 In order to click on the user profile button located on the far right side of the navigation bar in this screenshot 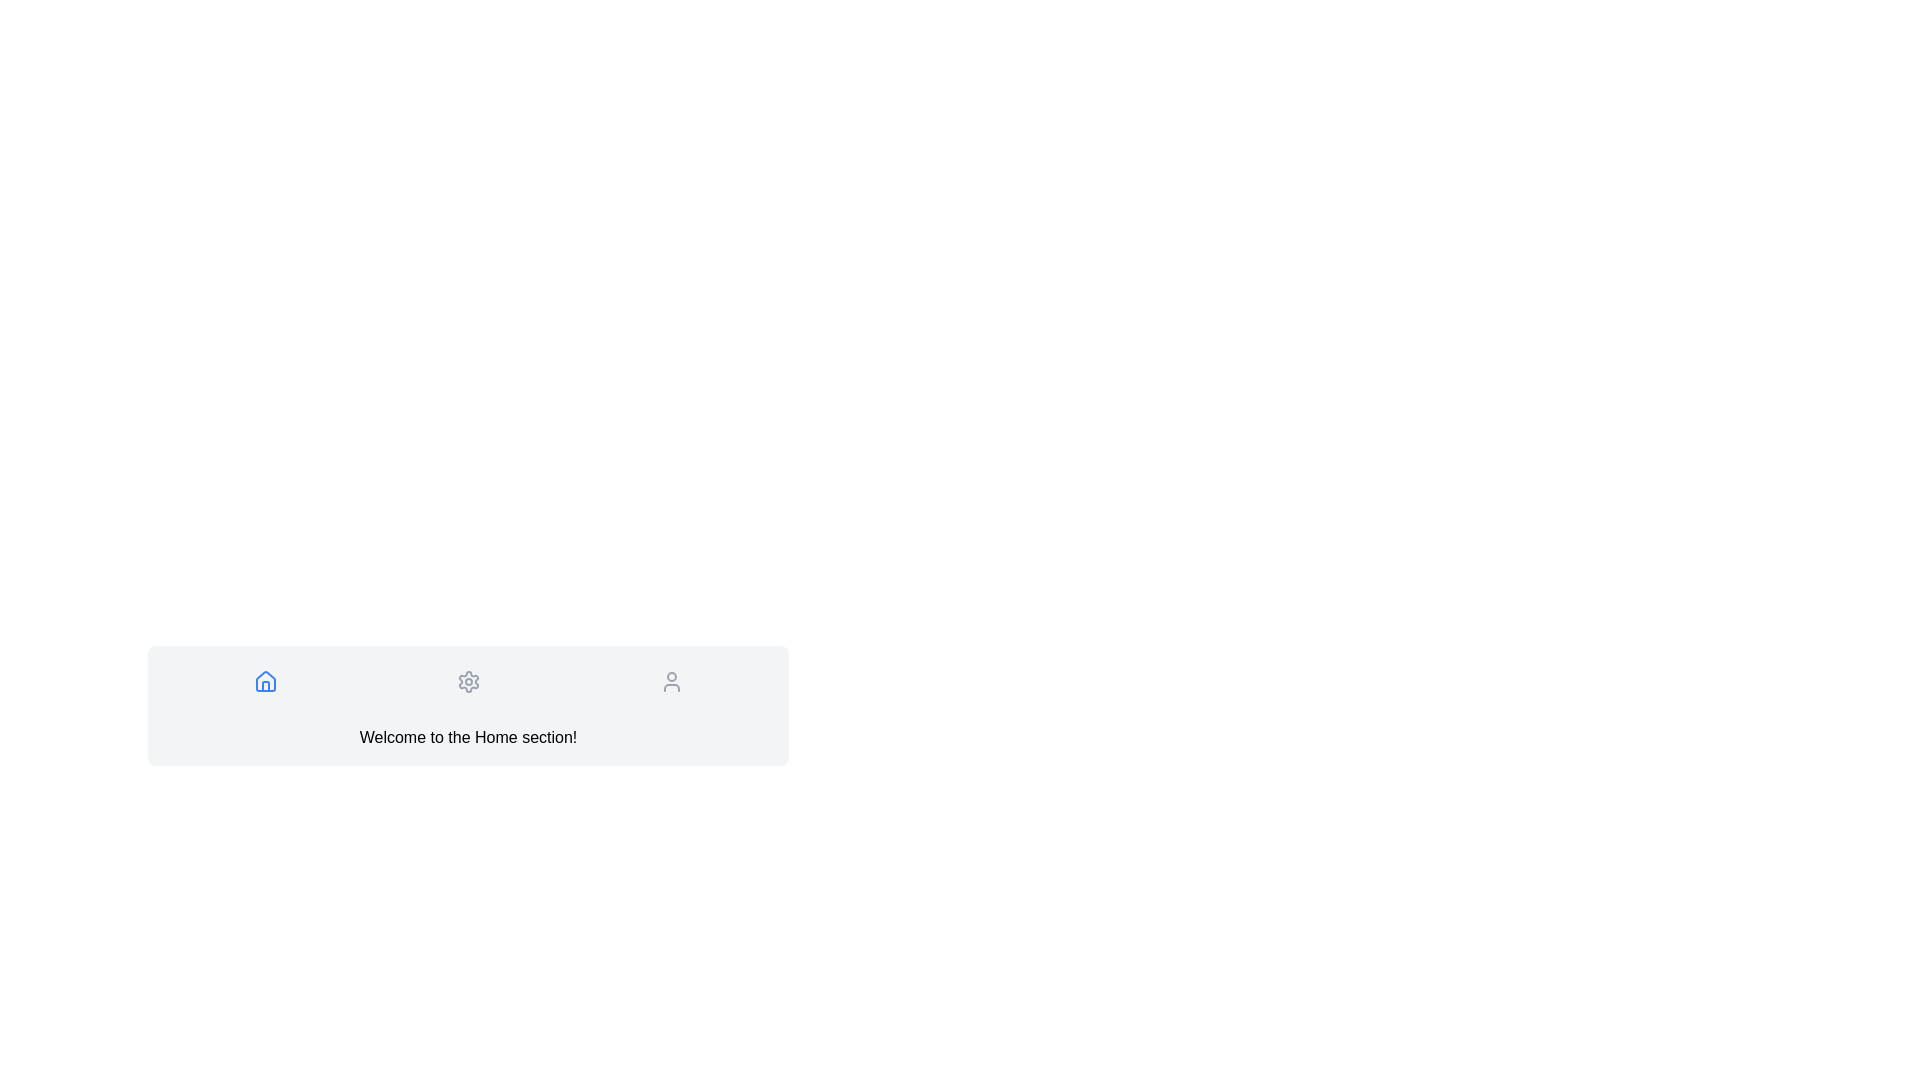, I will do `click(671, 681)`.